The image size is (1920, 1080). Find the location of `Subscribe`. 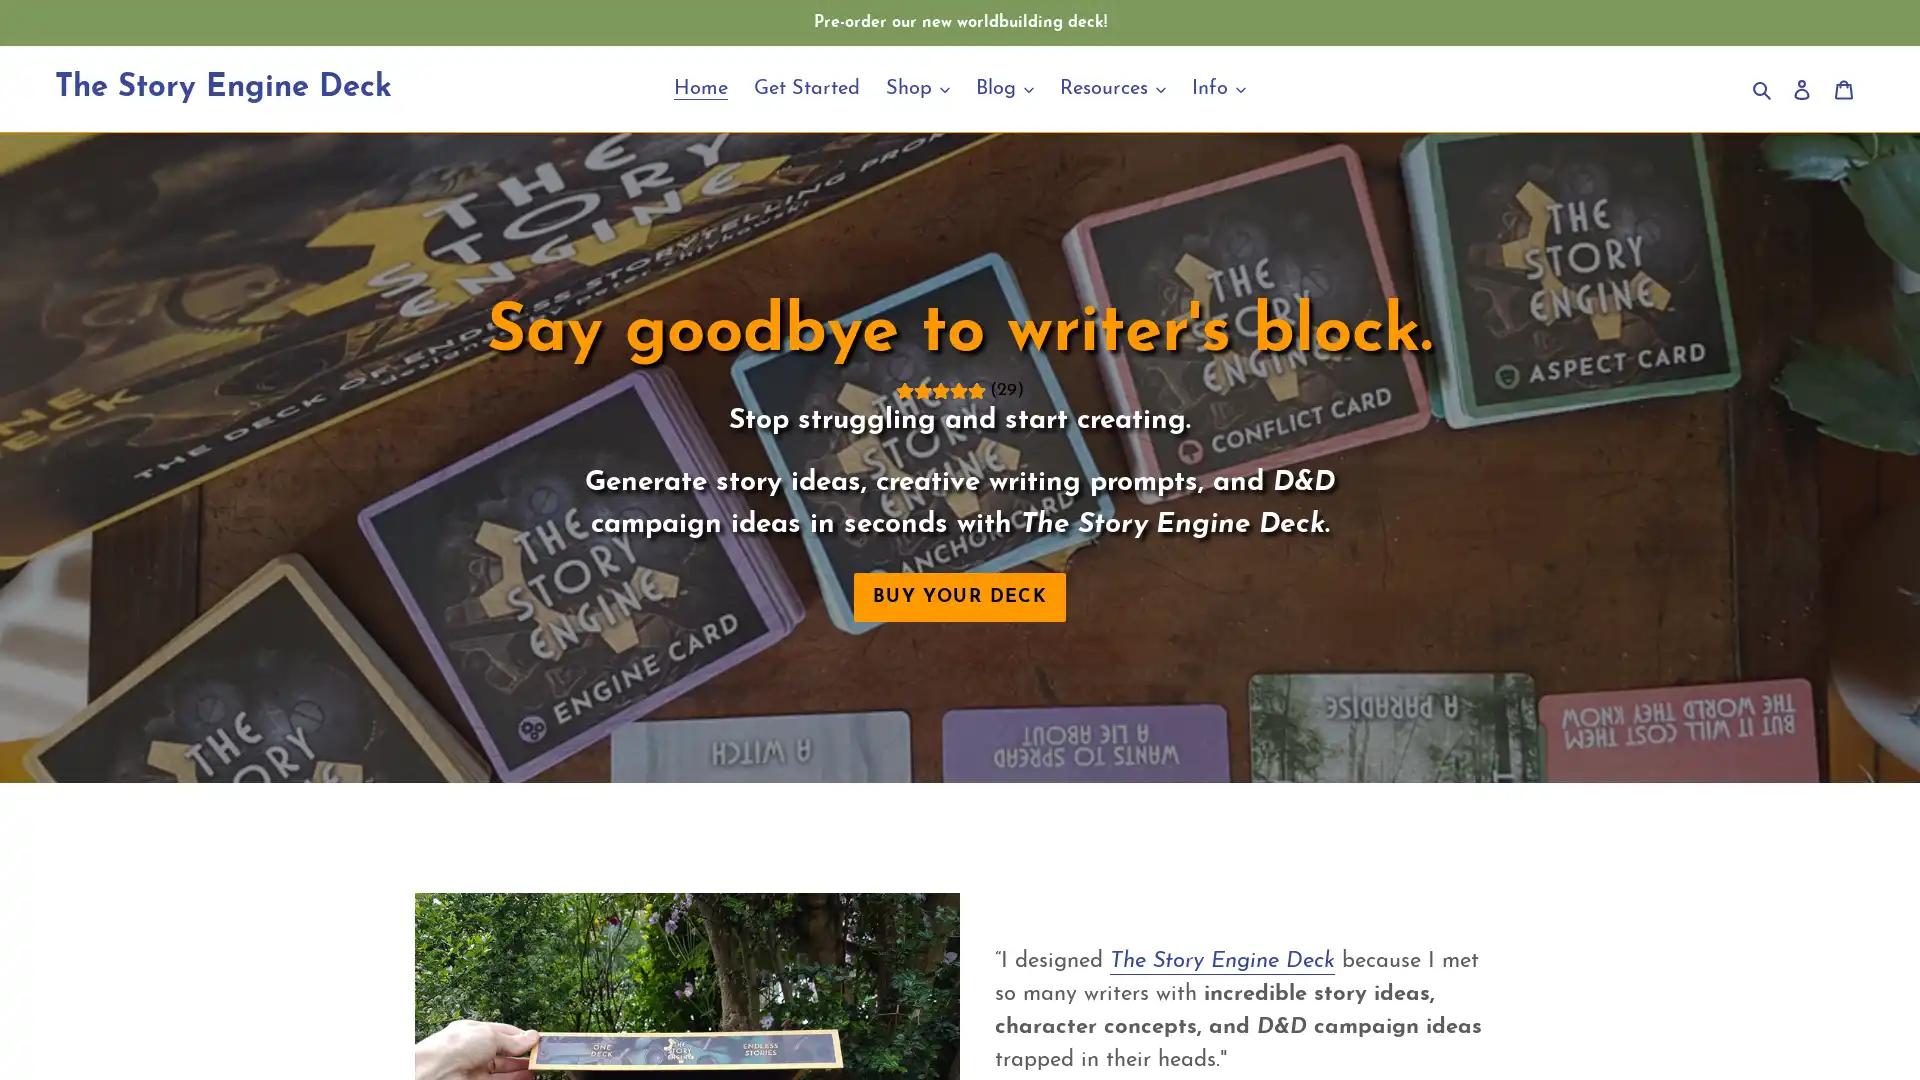

Subscribe is located at coordinates (1098, 744).